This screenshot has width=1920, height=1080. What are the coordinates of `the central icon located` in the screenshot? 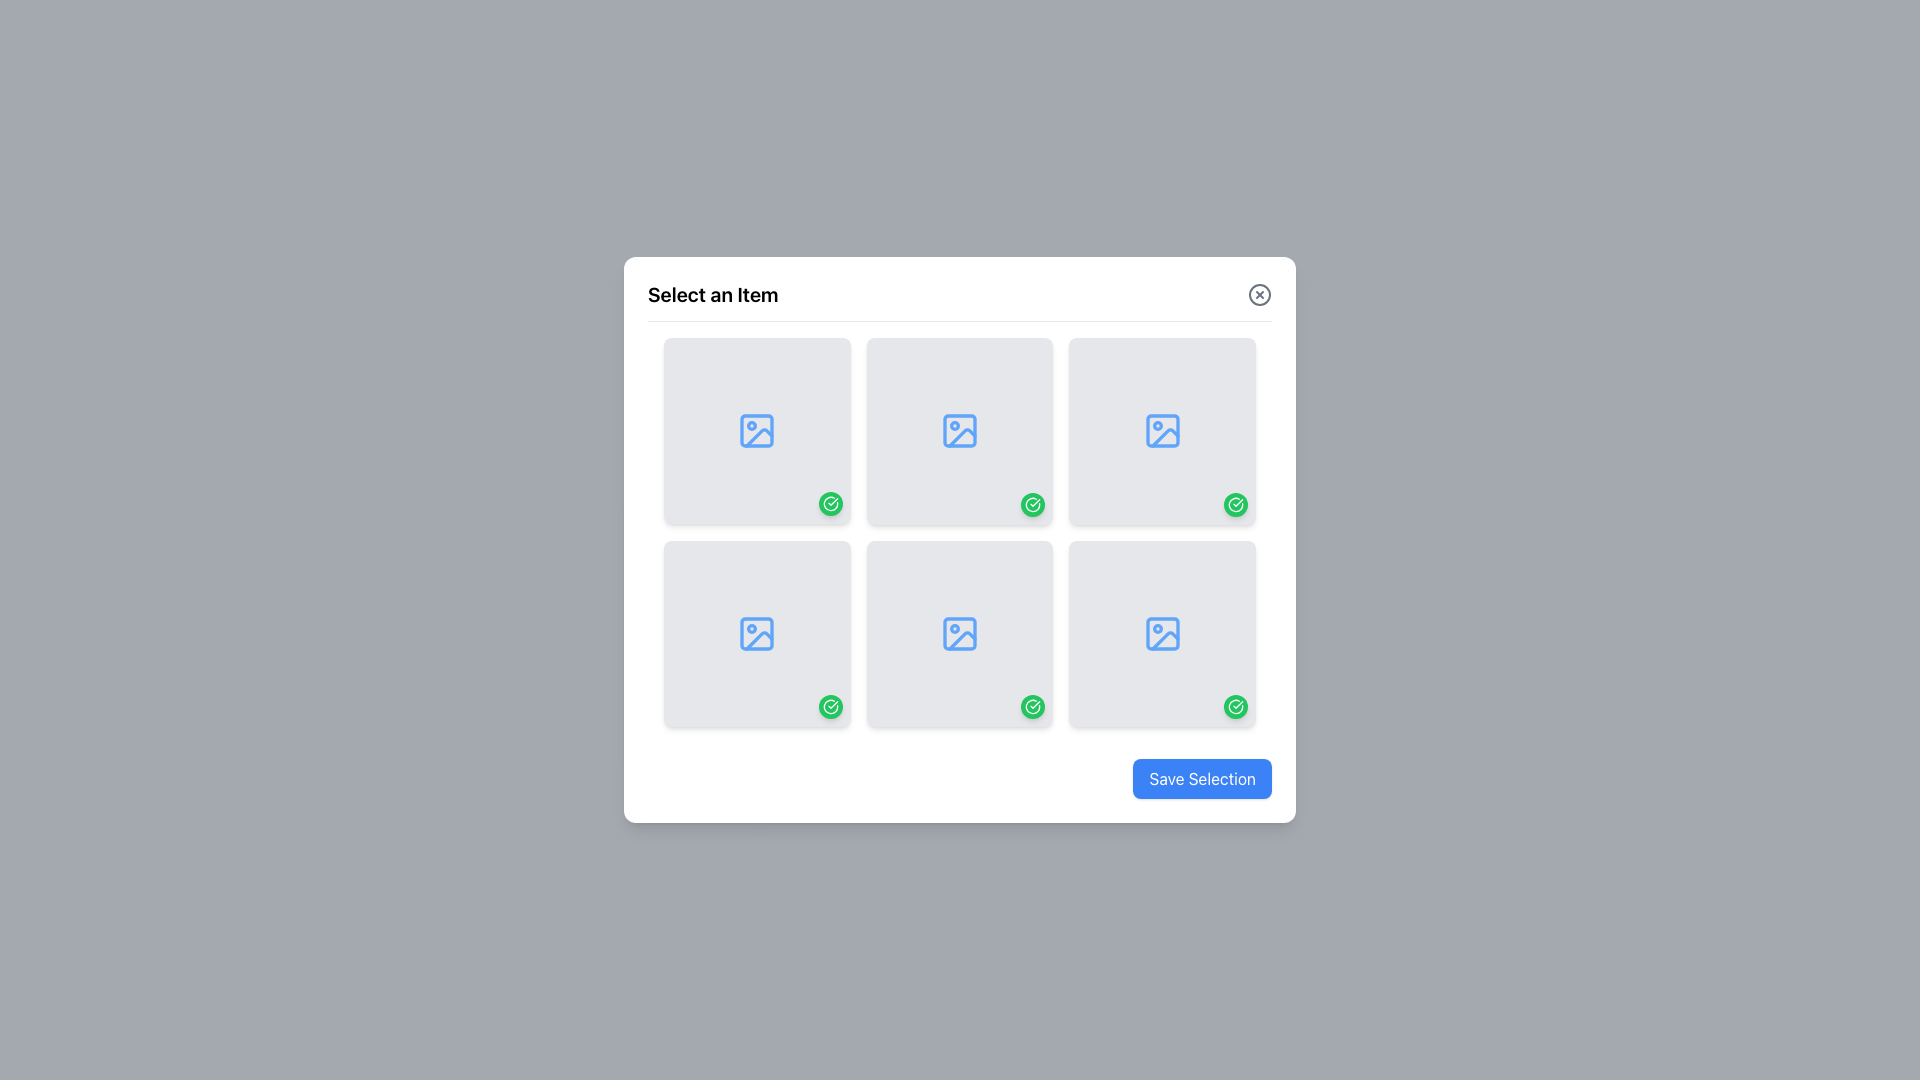 It's located at (960, 633).